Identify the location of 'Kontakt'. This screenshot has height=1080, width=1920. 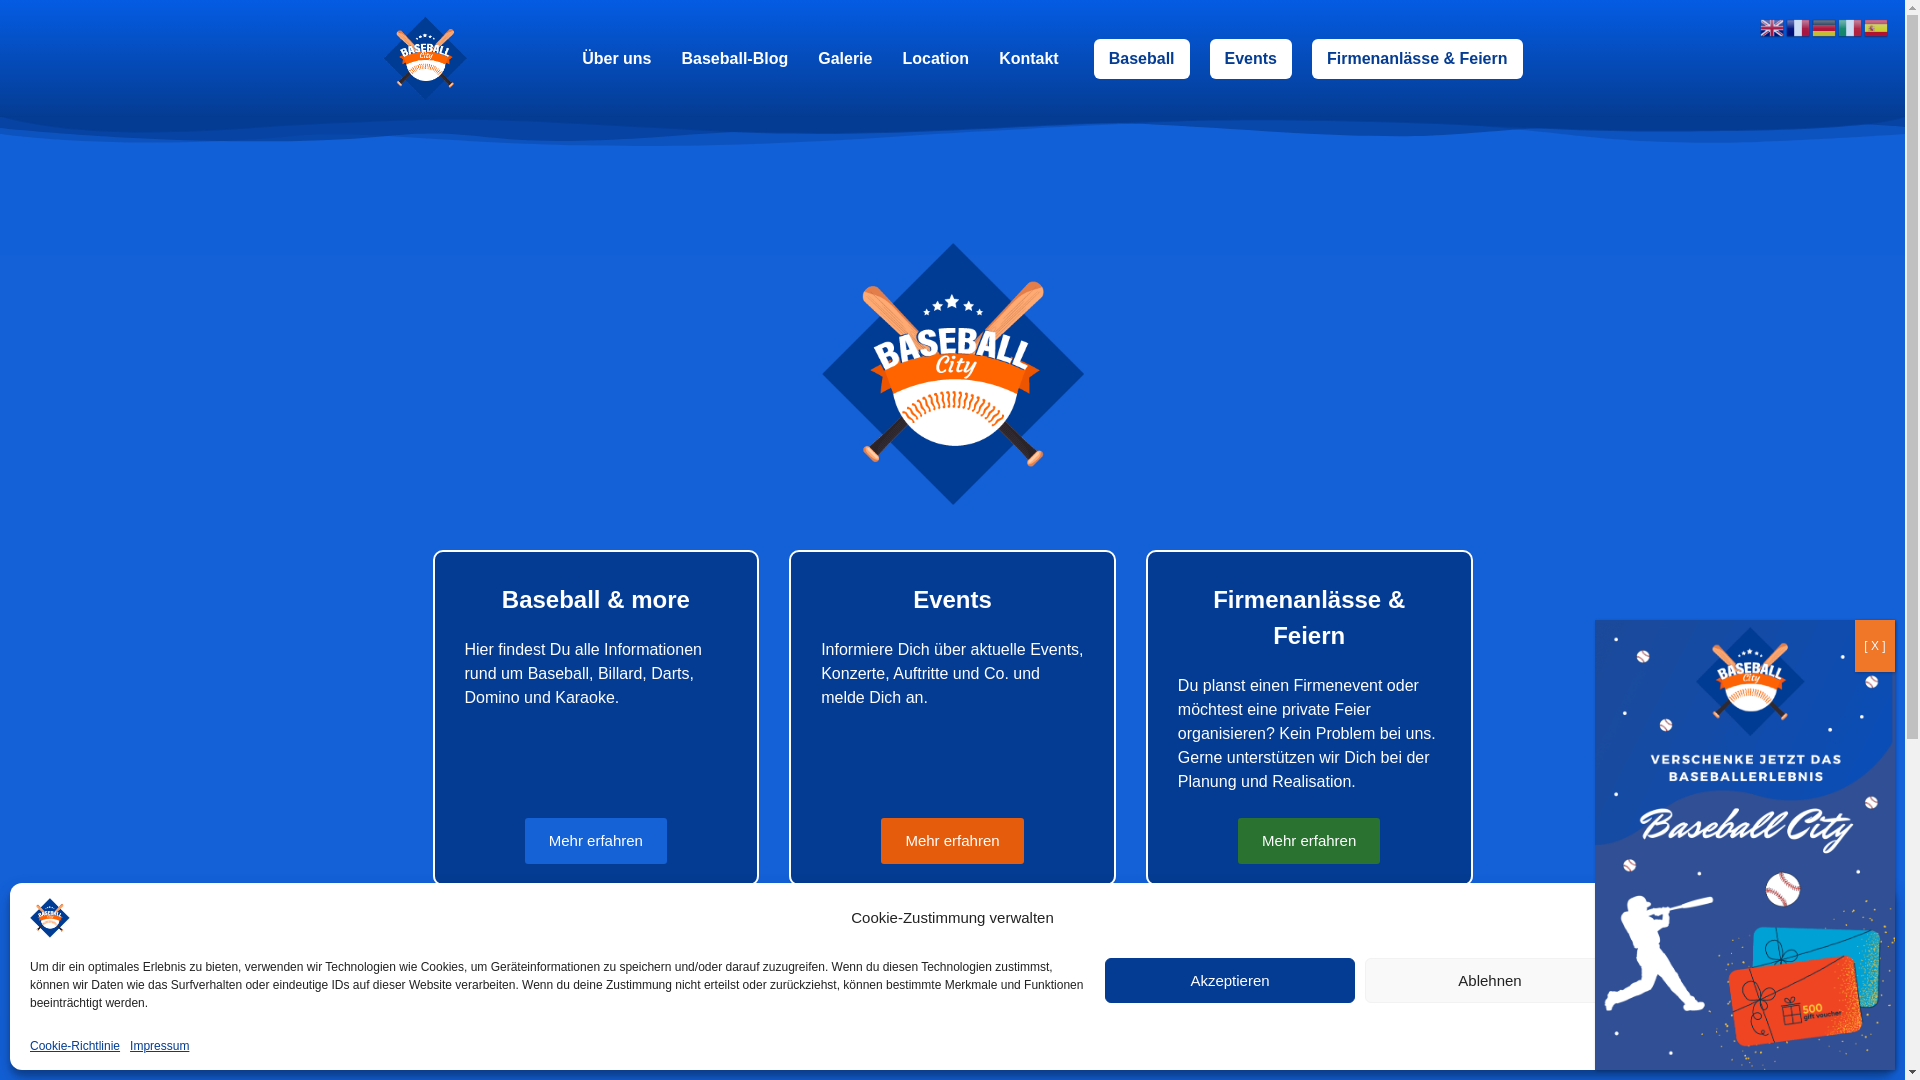
(1028, 56).